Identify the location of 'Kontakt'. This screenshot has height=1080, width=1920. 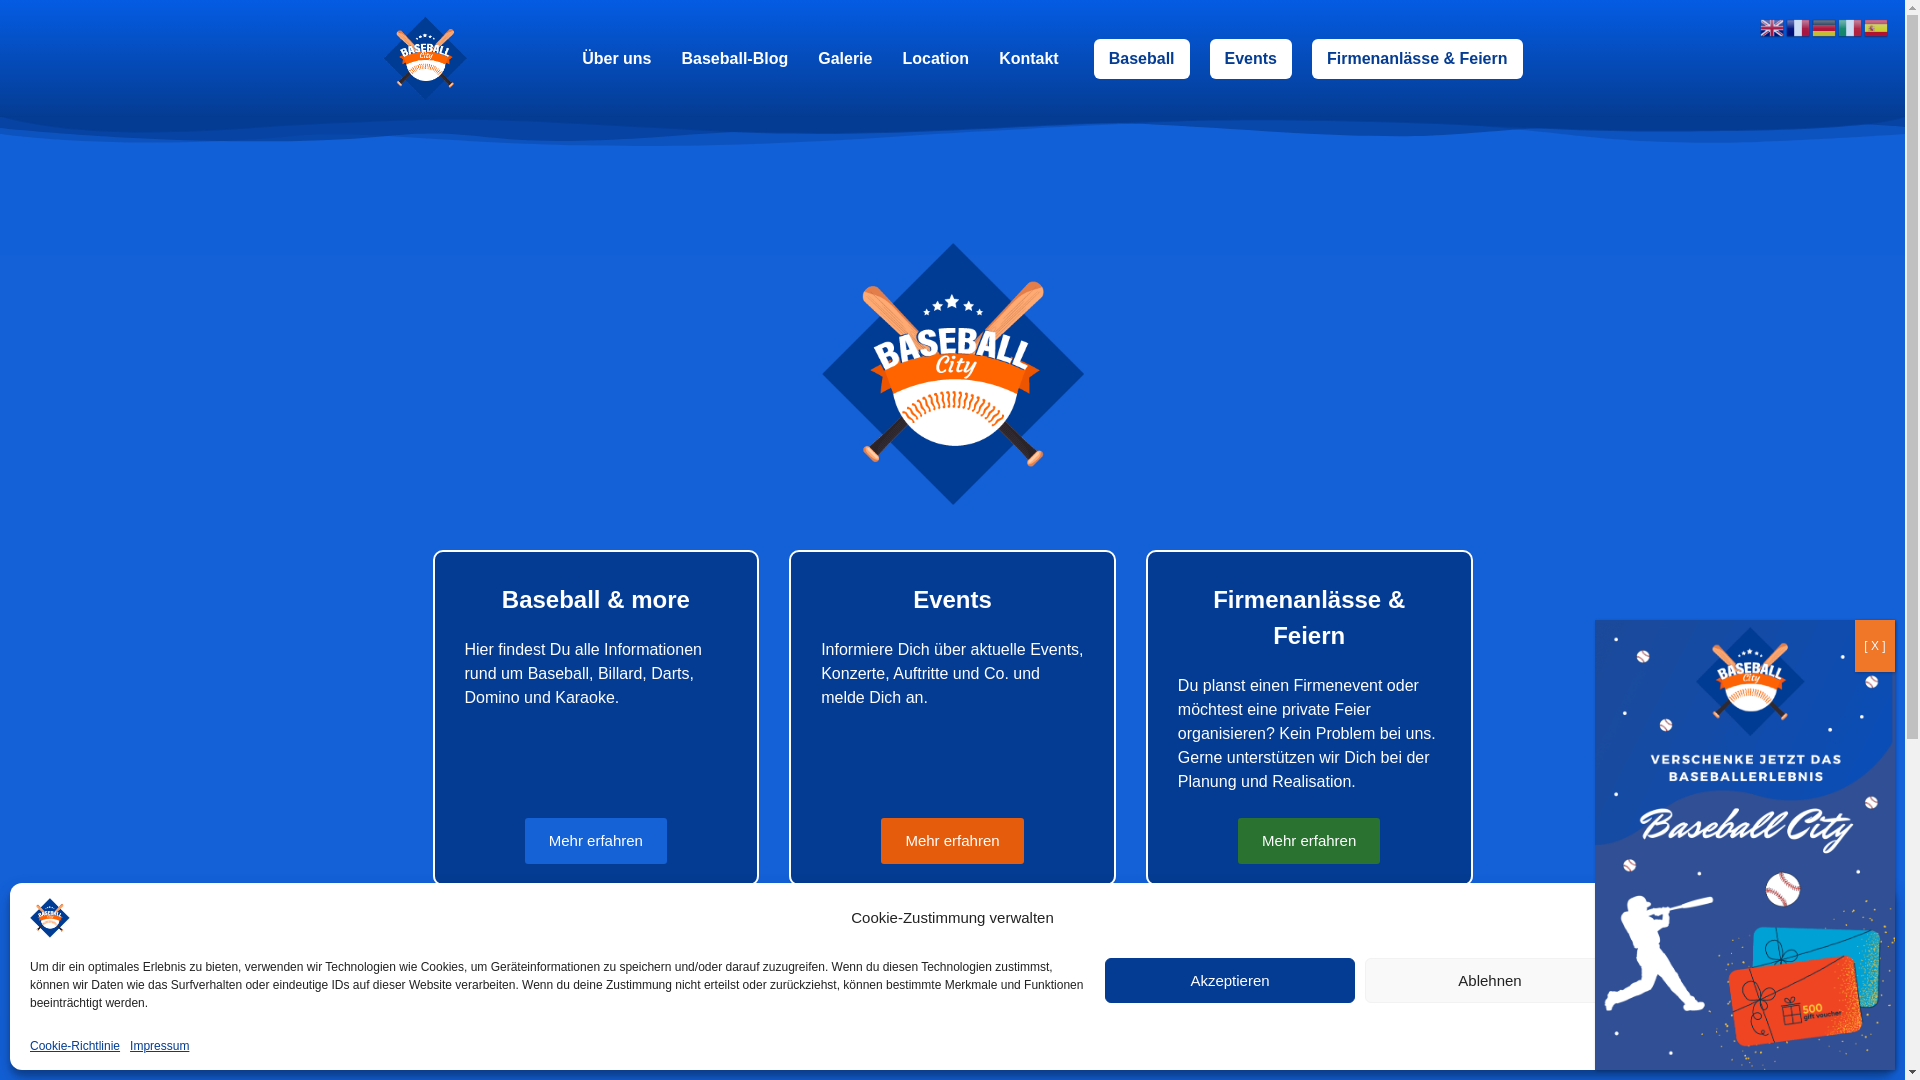
(1028, 56).